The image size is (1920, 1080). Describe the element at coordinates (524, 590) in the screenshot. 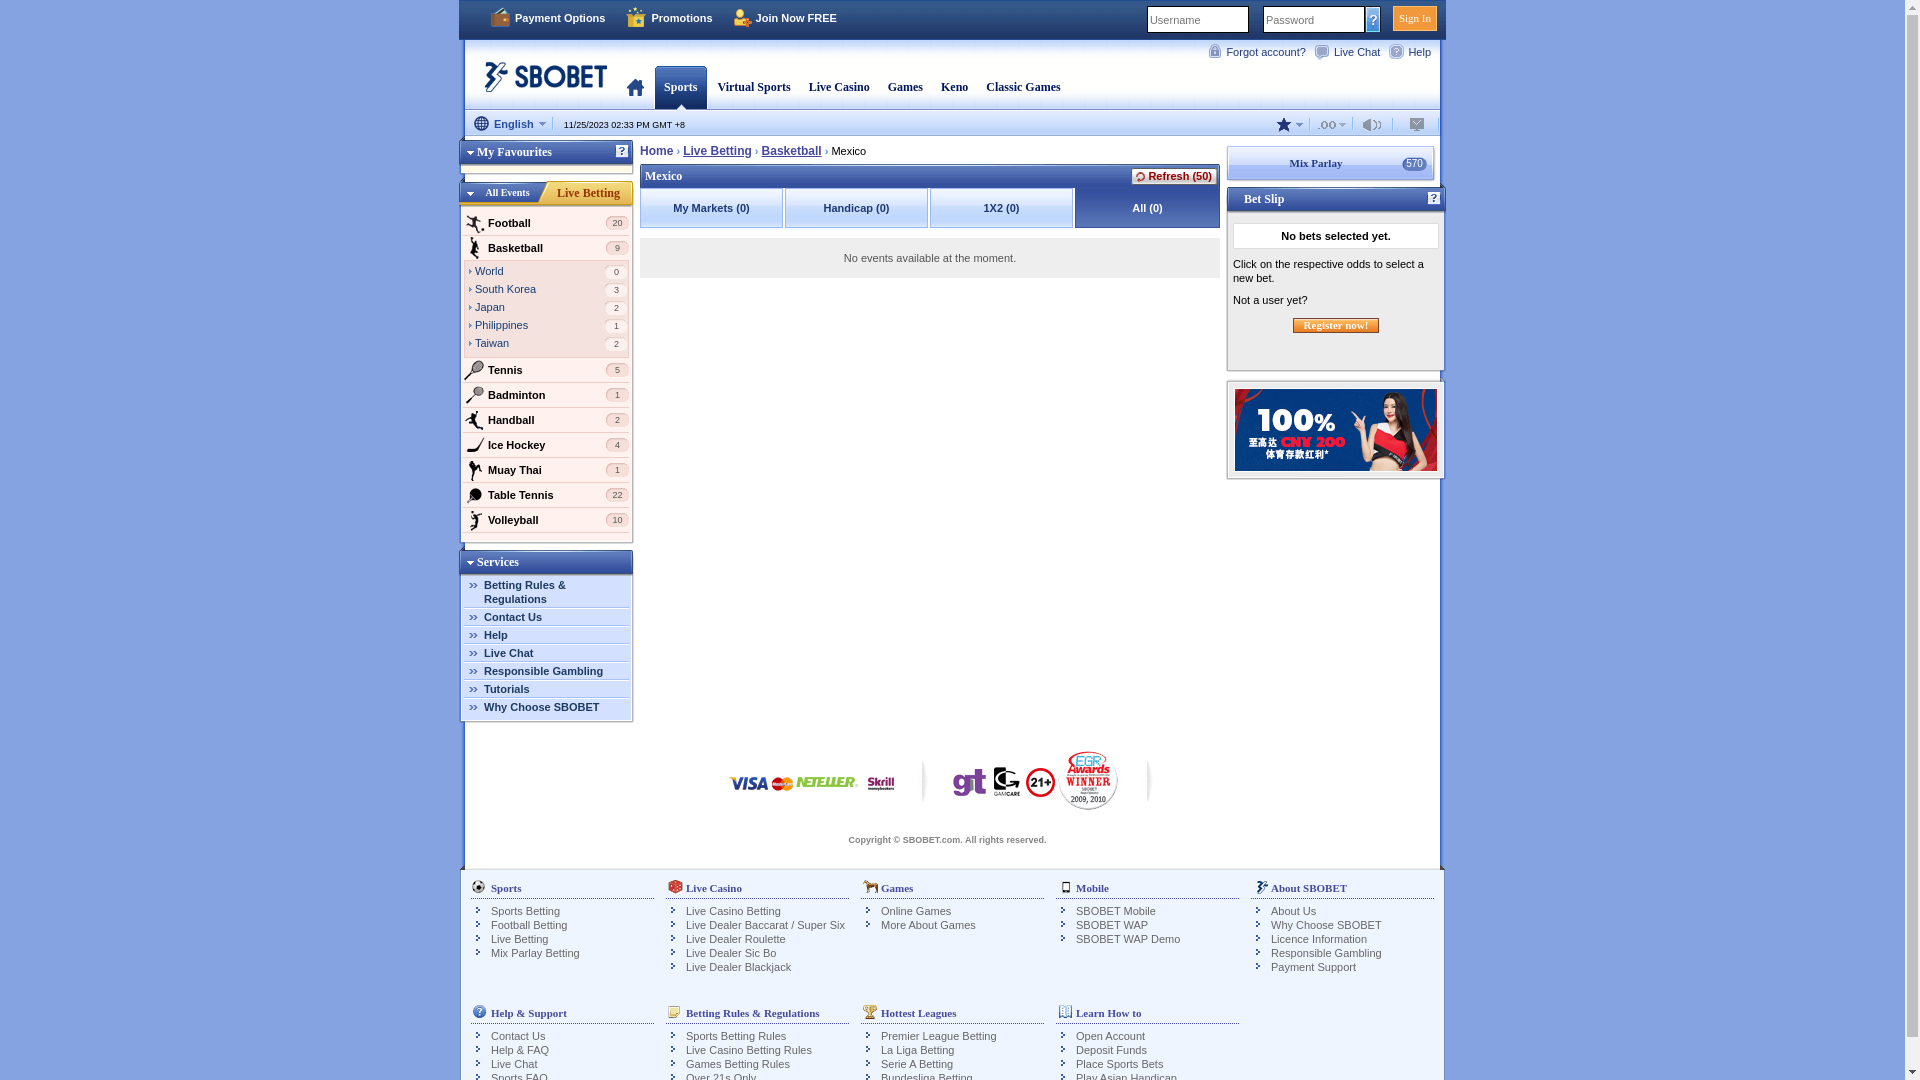

I see `'Betting Rules & Regulations'` at that location.